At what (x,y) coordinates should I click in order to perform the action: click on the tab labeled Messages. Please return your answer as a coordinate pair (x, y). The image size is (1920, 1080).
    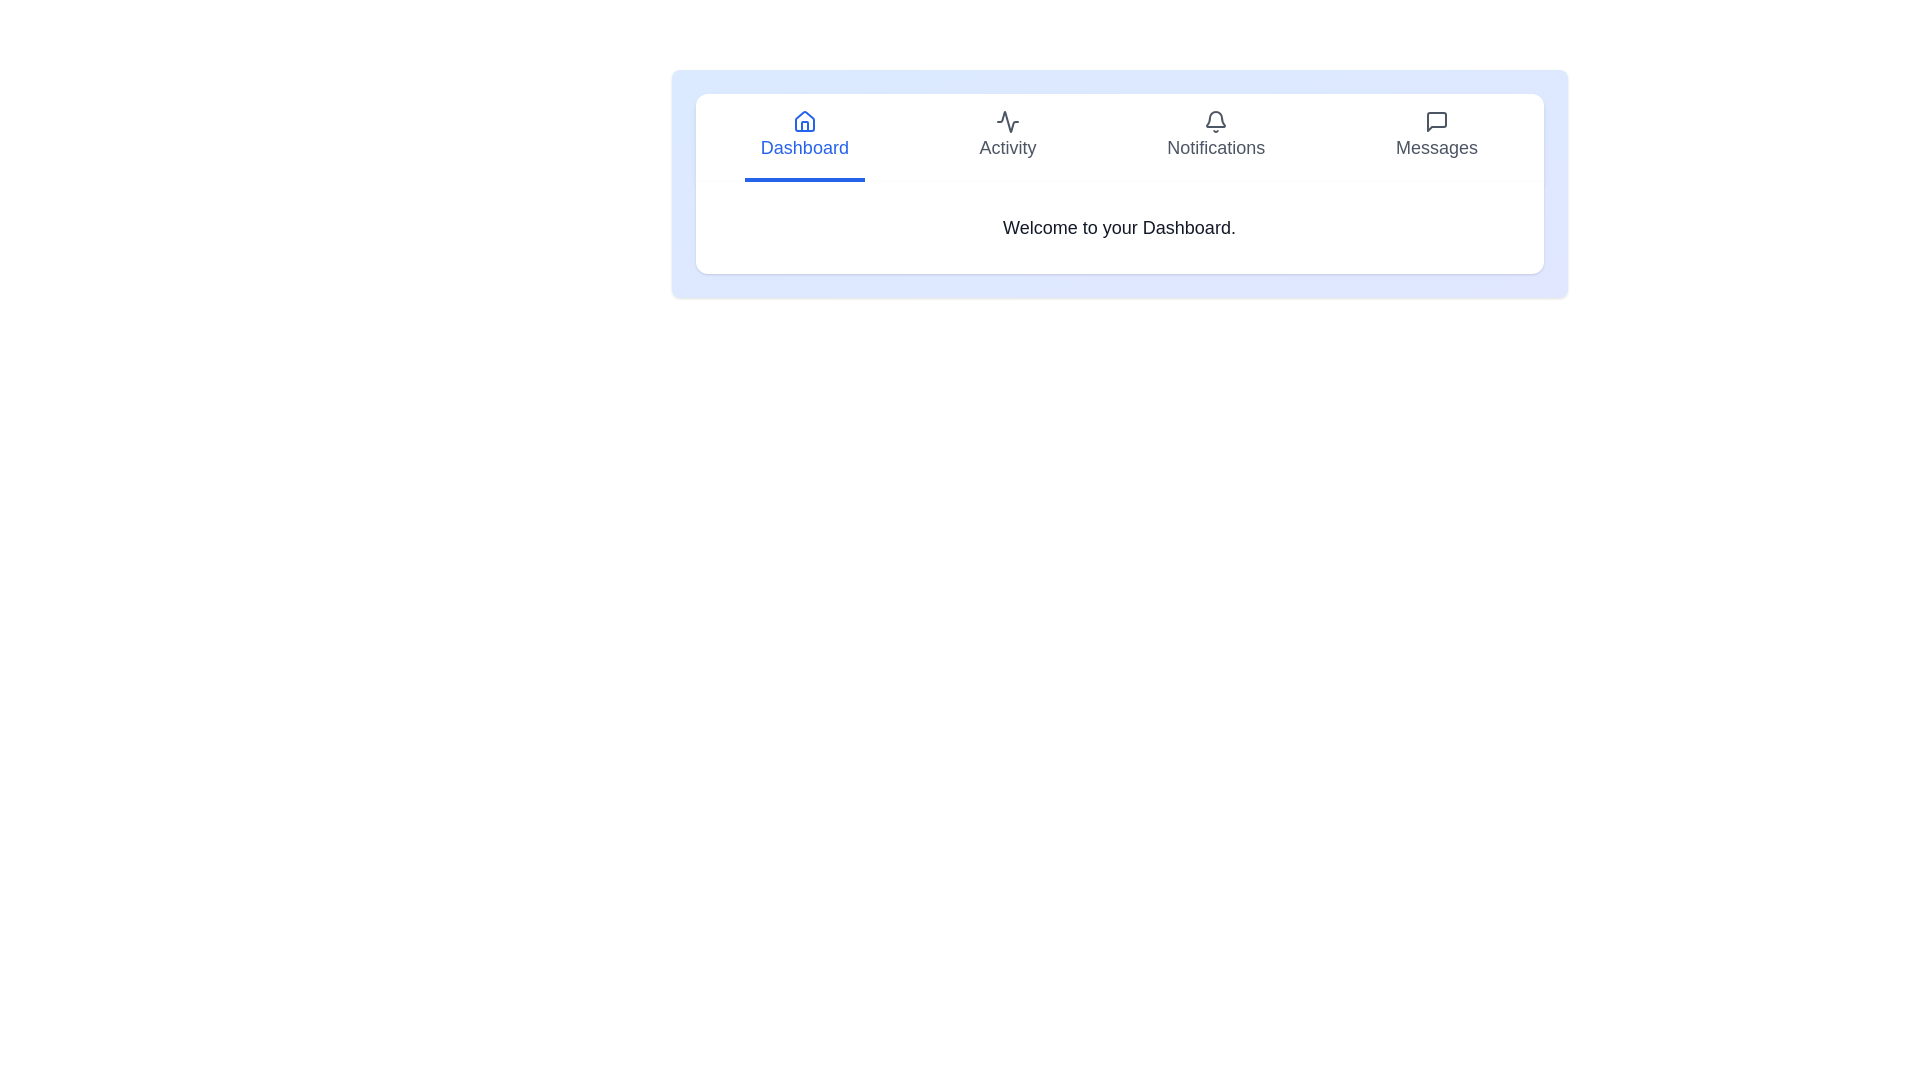
    Looking at the image, I should click on (1436, 137).